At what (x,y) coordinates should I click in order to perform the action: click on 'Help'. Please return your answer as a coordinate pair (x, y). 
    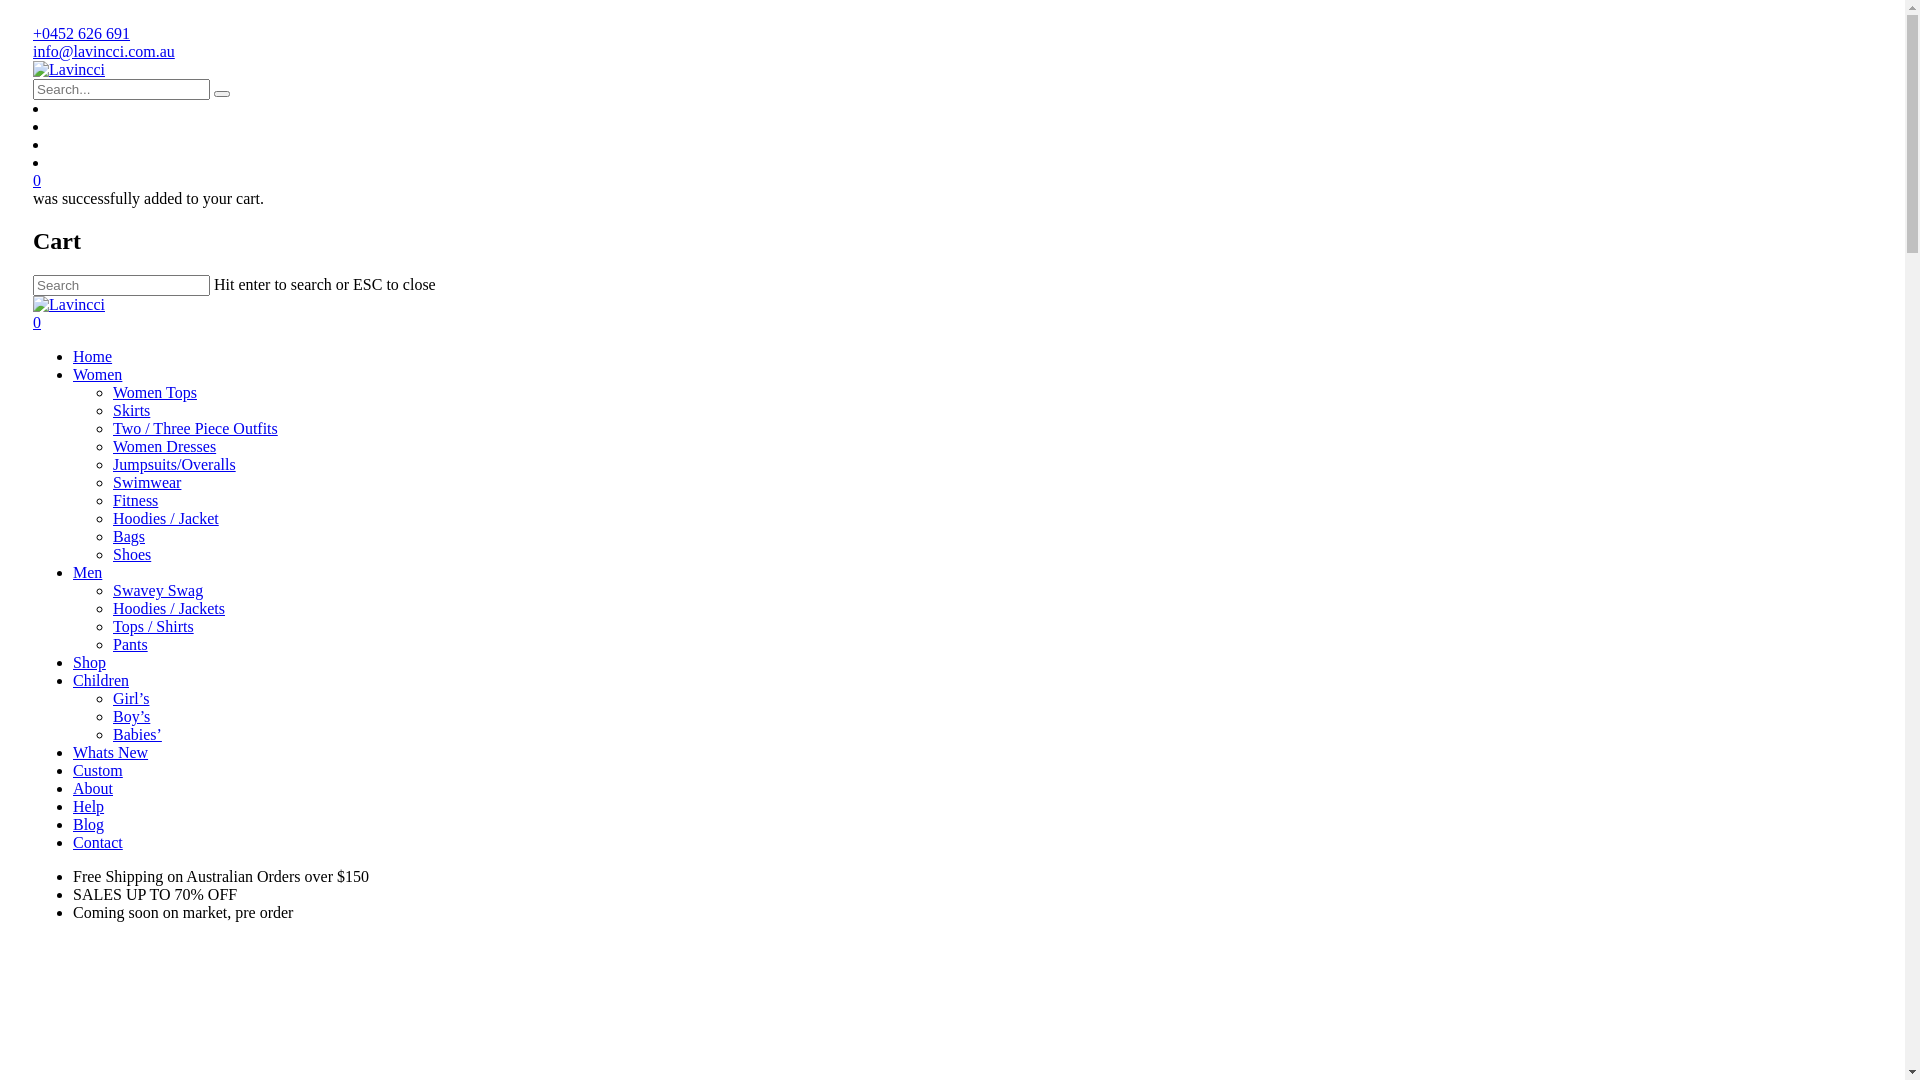
    Looking at the image, I should click on (87, 805).